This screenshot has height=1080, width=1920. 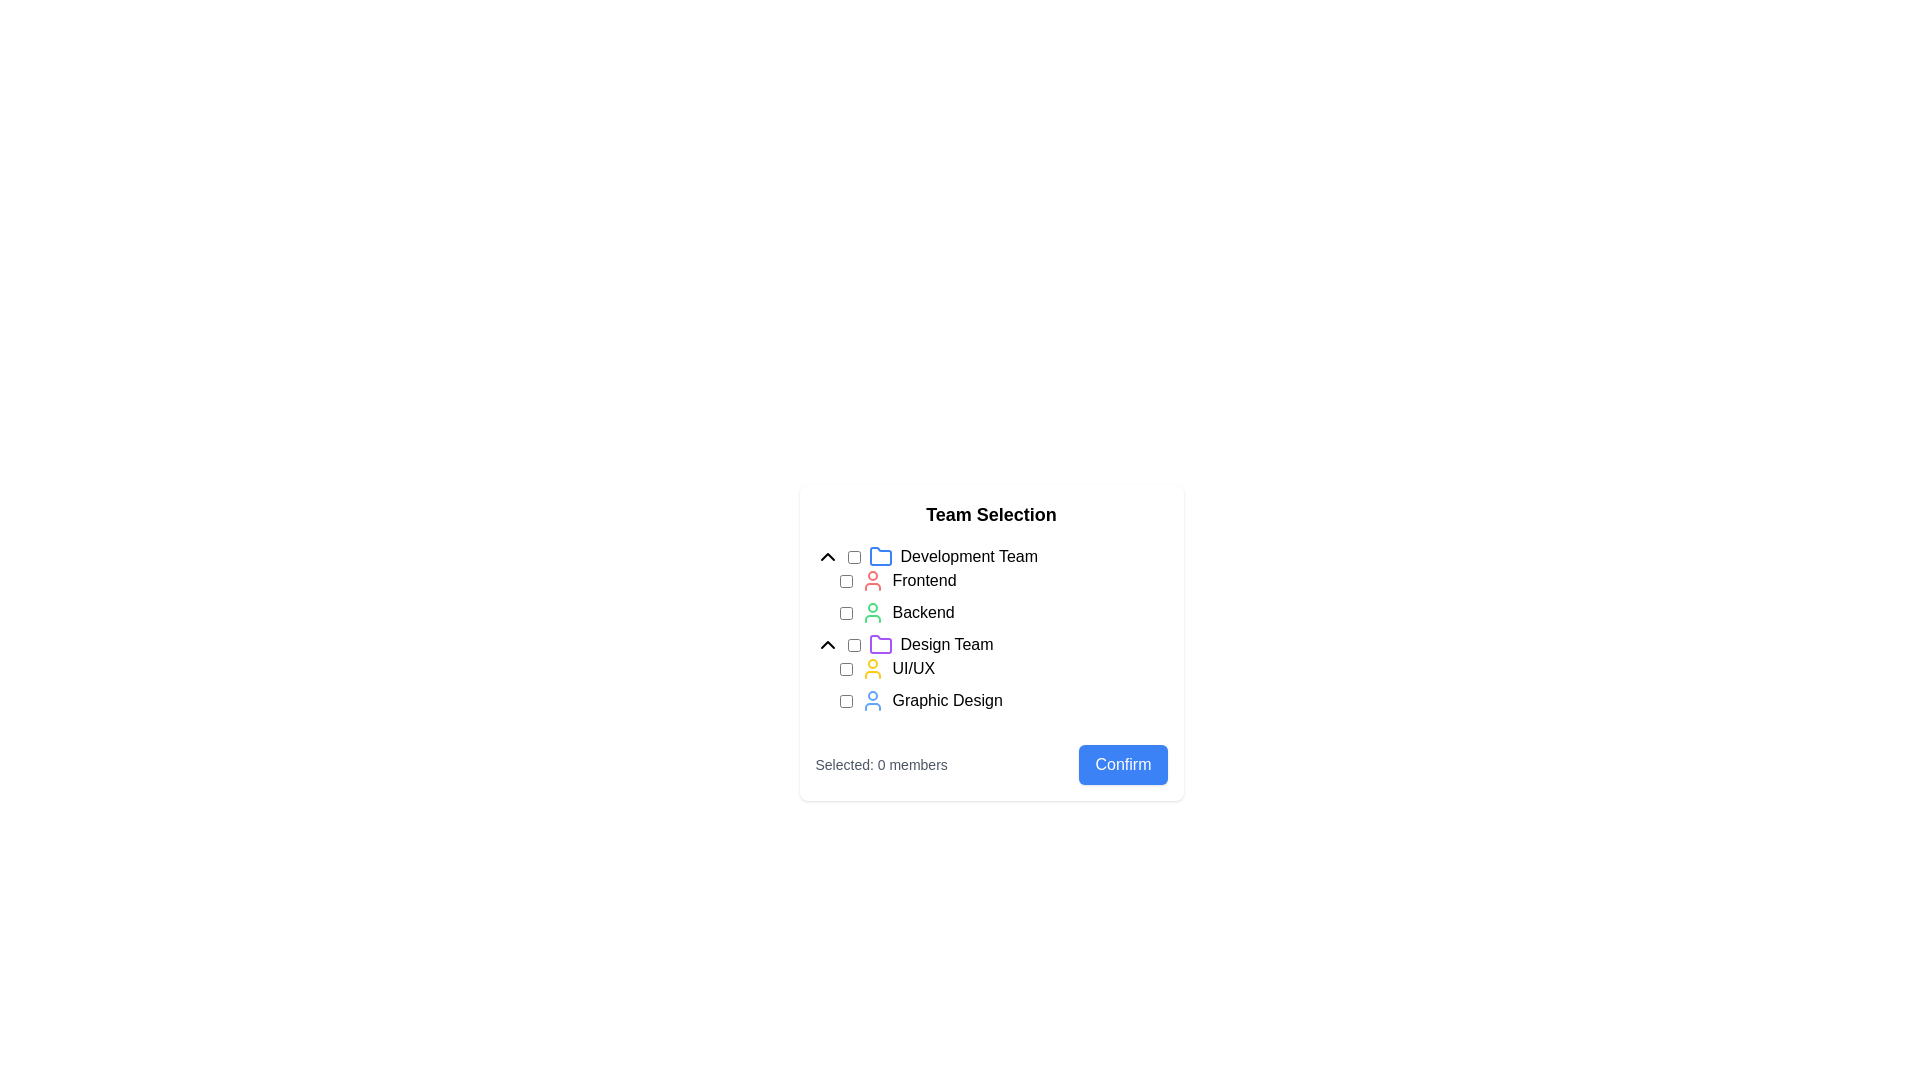 What do you see at coordinates (946, 700) in the screenshot?
I see `the text label displaying 'Graphic Design' located in the lower part of the 'Design Team' subsection, which is the last entry in the list` at bounding box center [946, 700].